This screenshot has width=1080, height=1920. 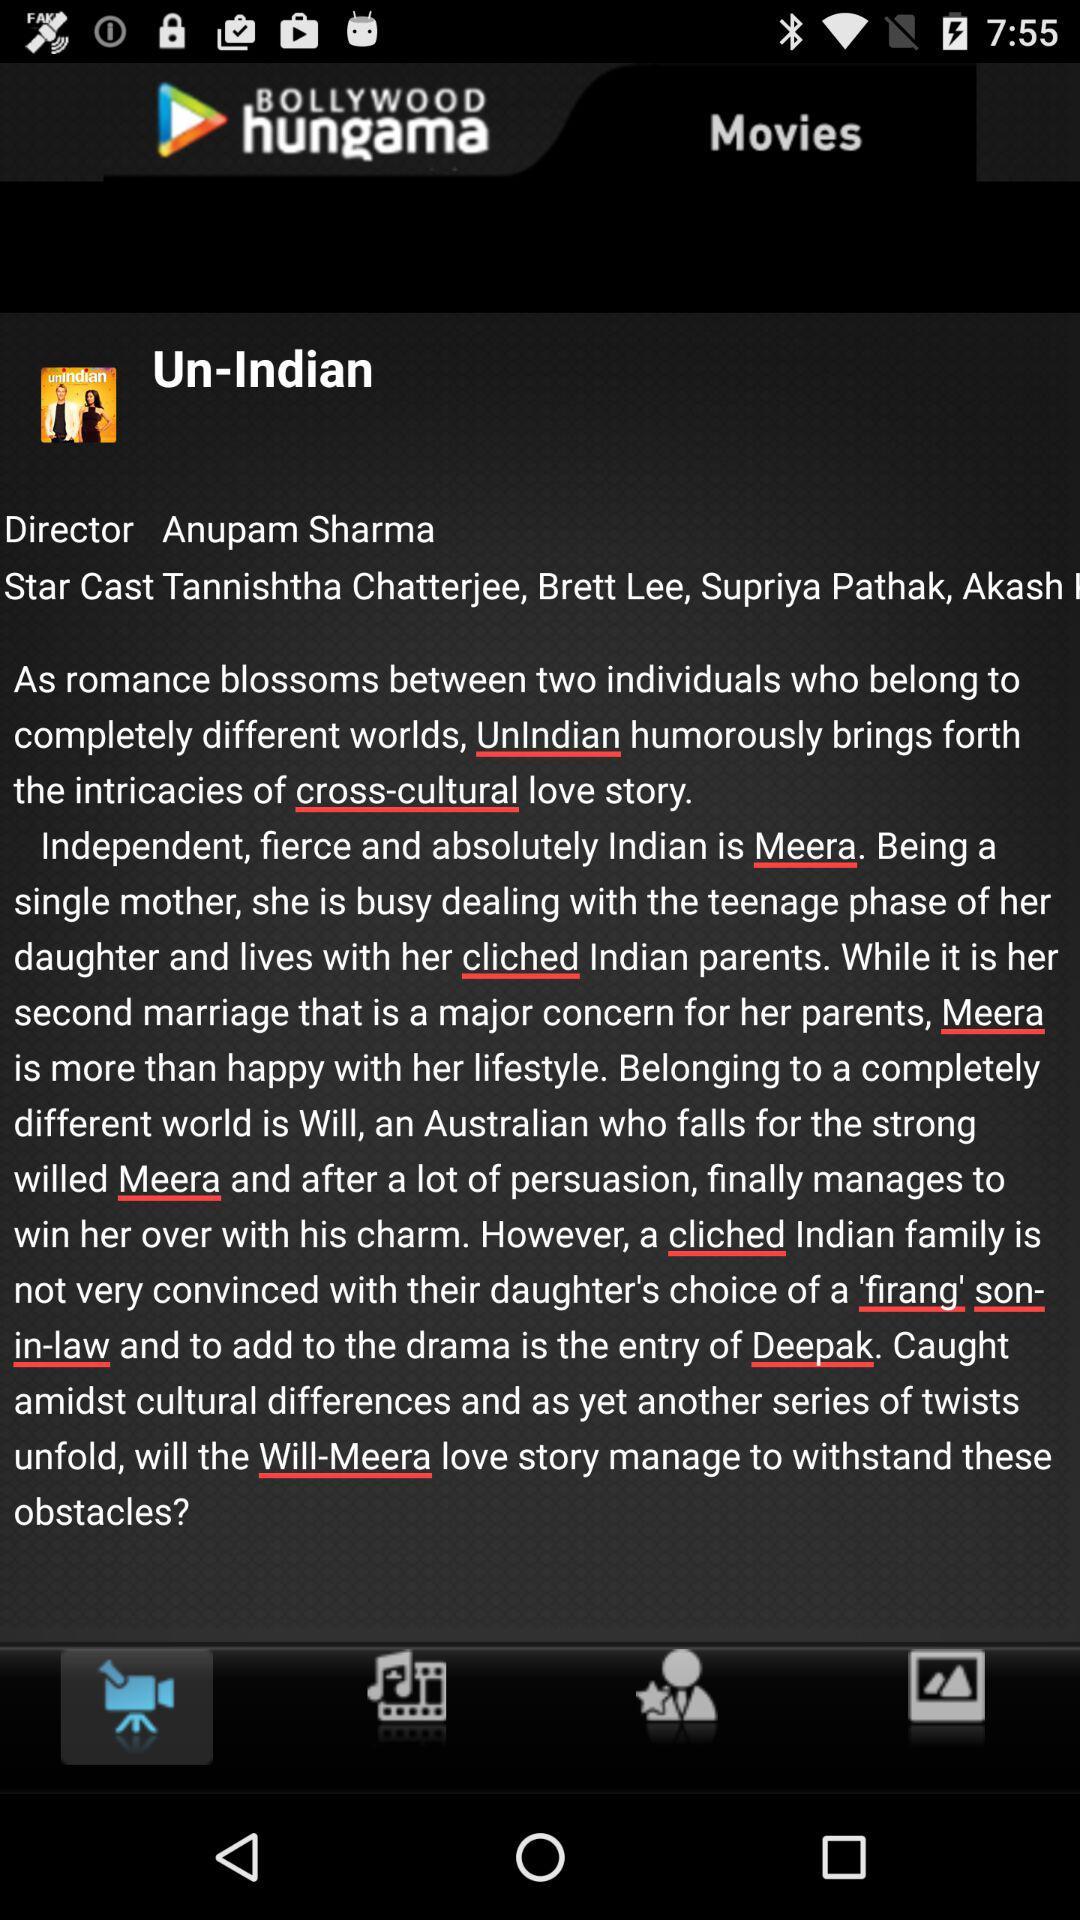 I want to click on see pictures, so click(x=945, y=1698).